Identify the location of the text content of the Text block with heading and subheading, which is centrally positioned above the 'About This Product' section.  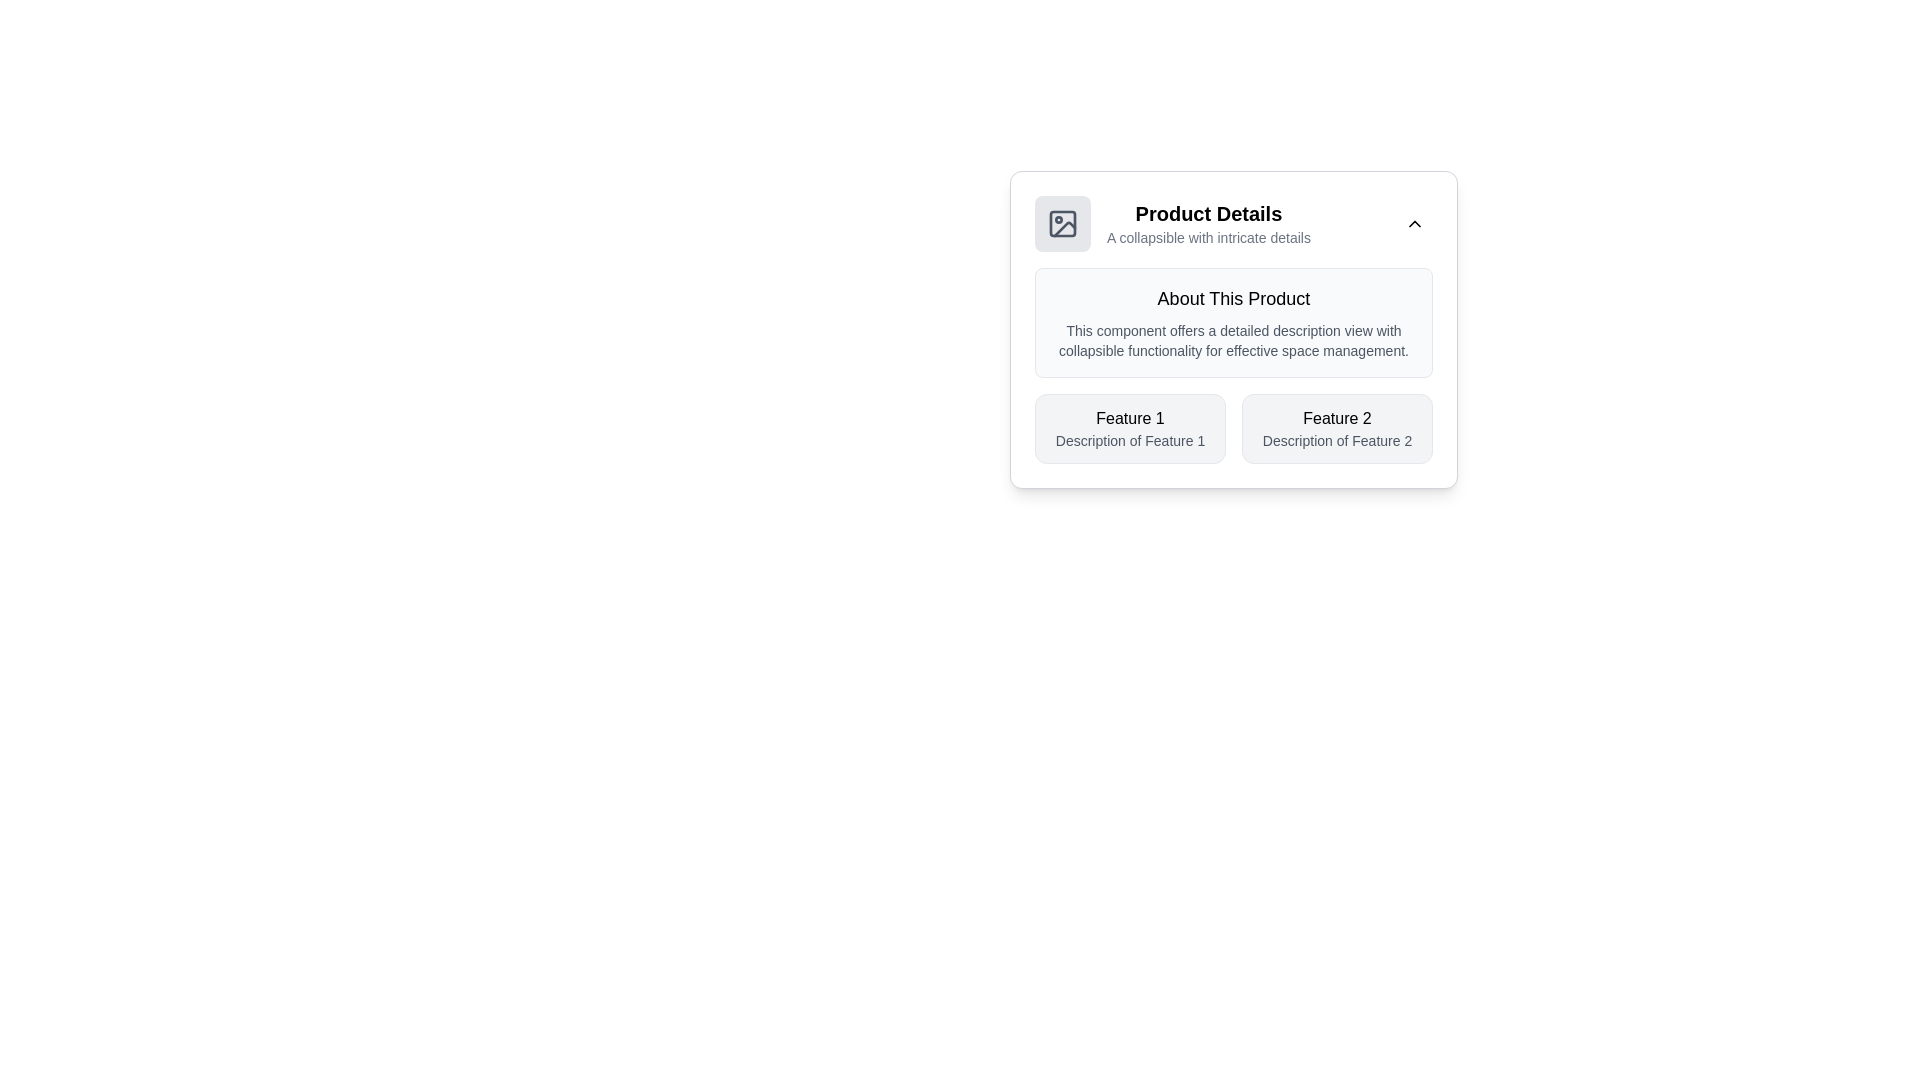
(1208, 223).